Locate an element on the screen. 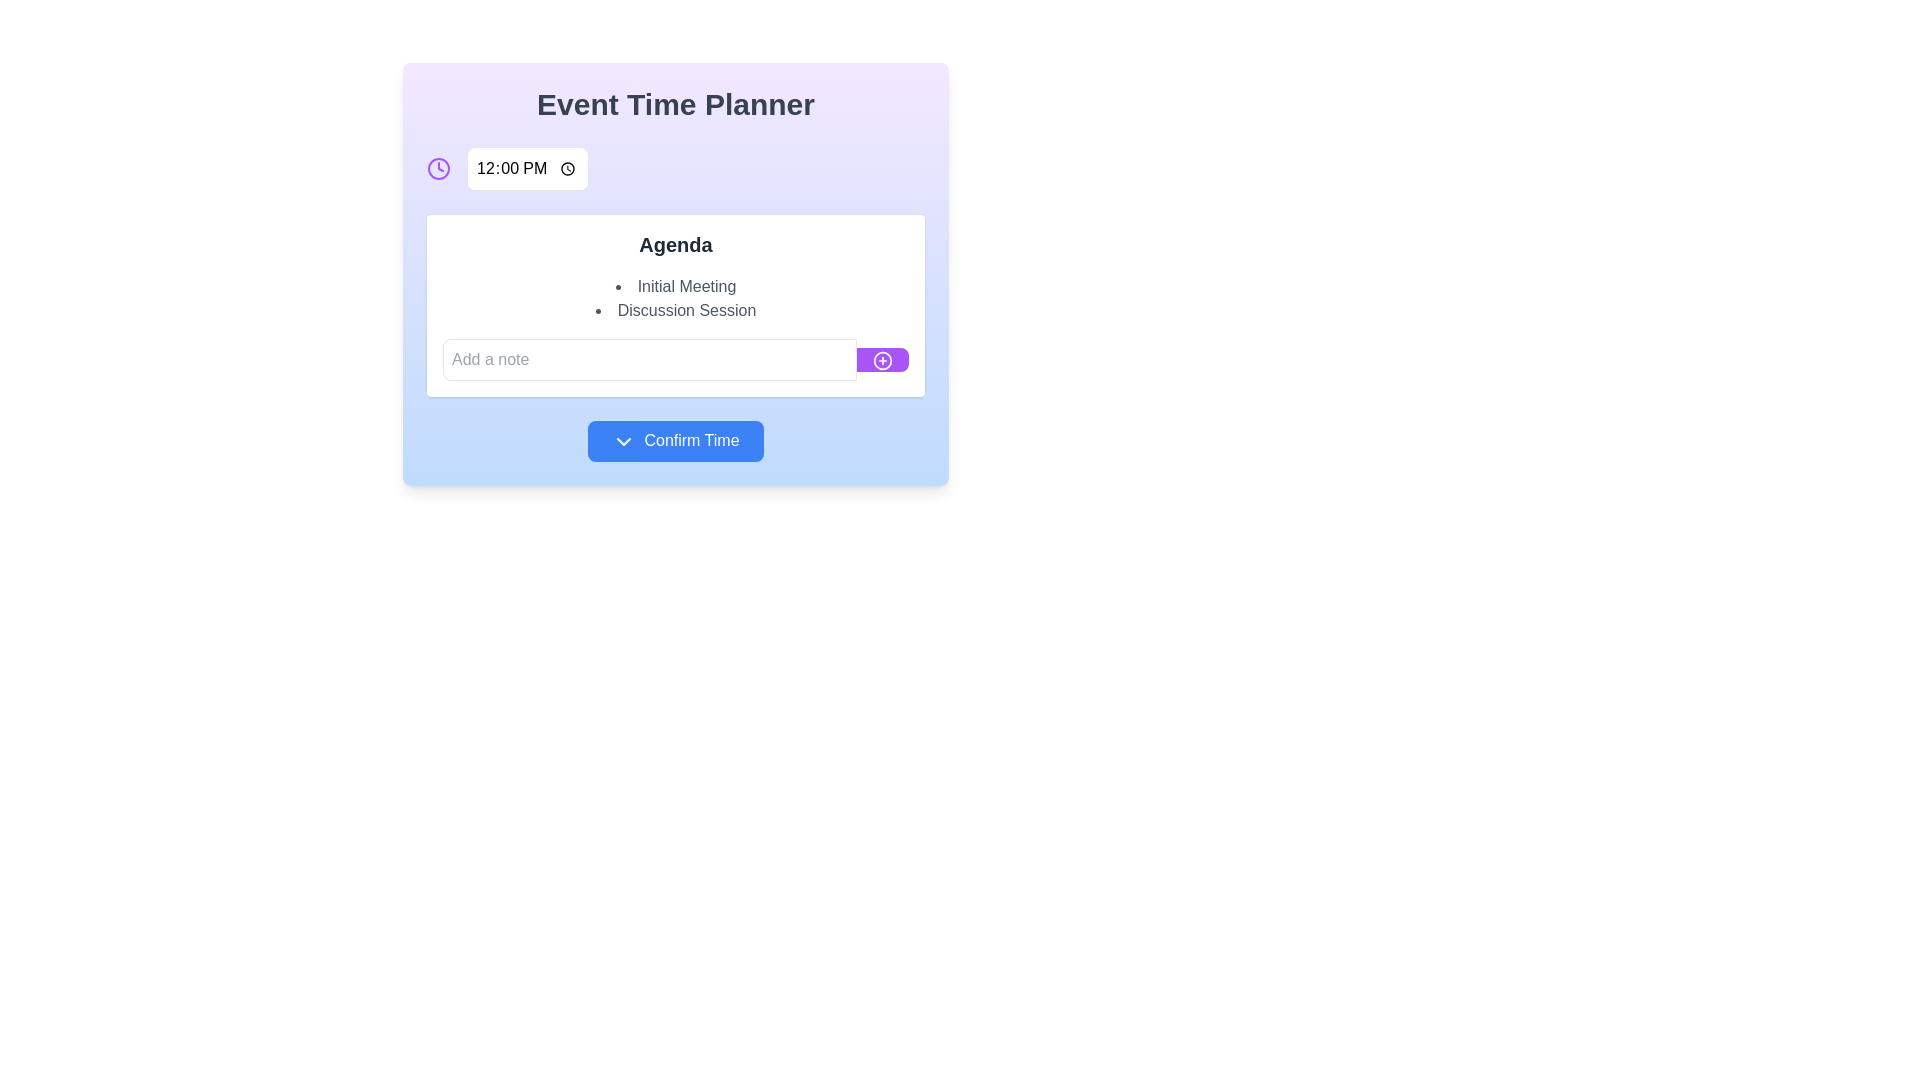 The image size is (1920, 1080). the first agenda item label in the bulleted list, which is located below the 'Agenda' heading and above the 'Discussion Session' is located at coordinates (676, 286).